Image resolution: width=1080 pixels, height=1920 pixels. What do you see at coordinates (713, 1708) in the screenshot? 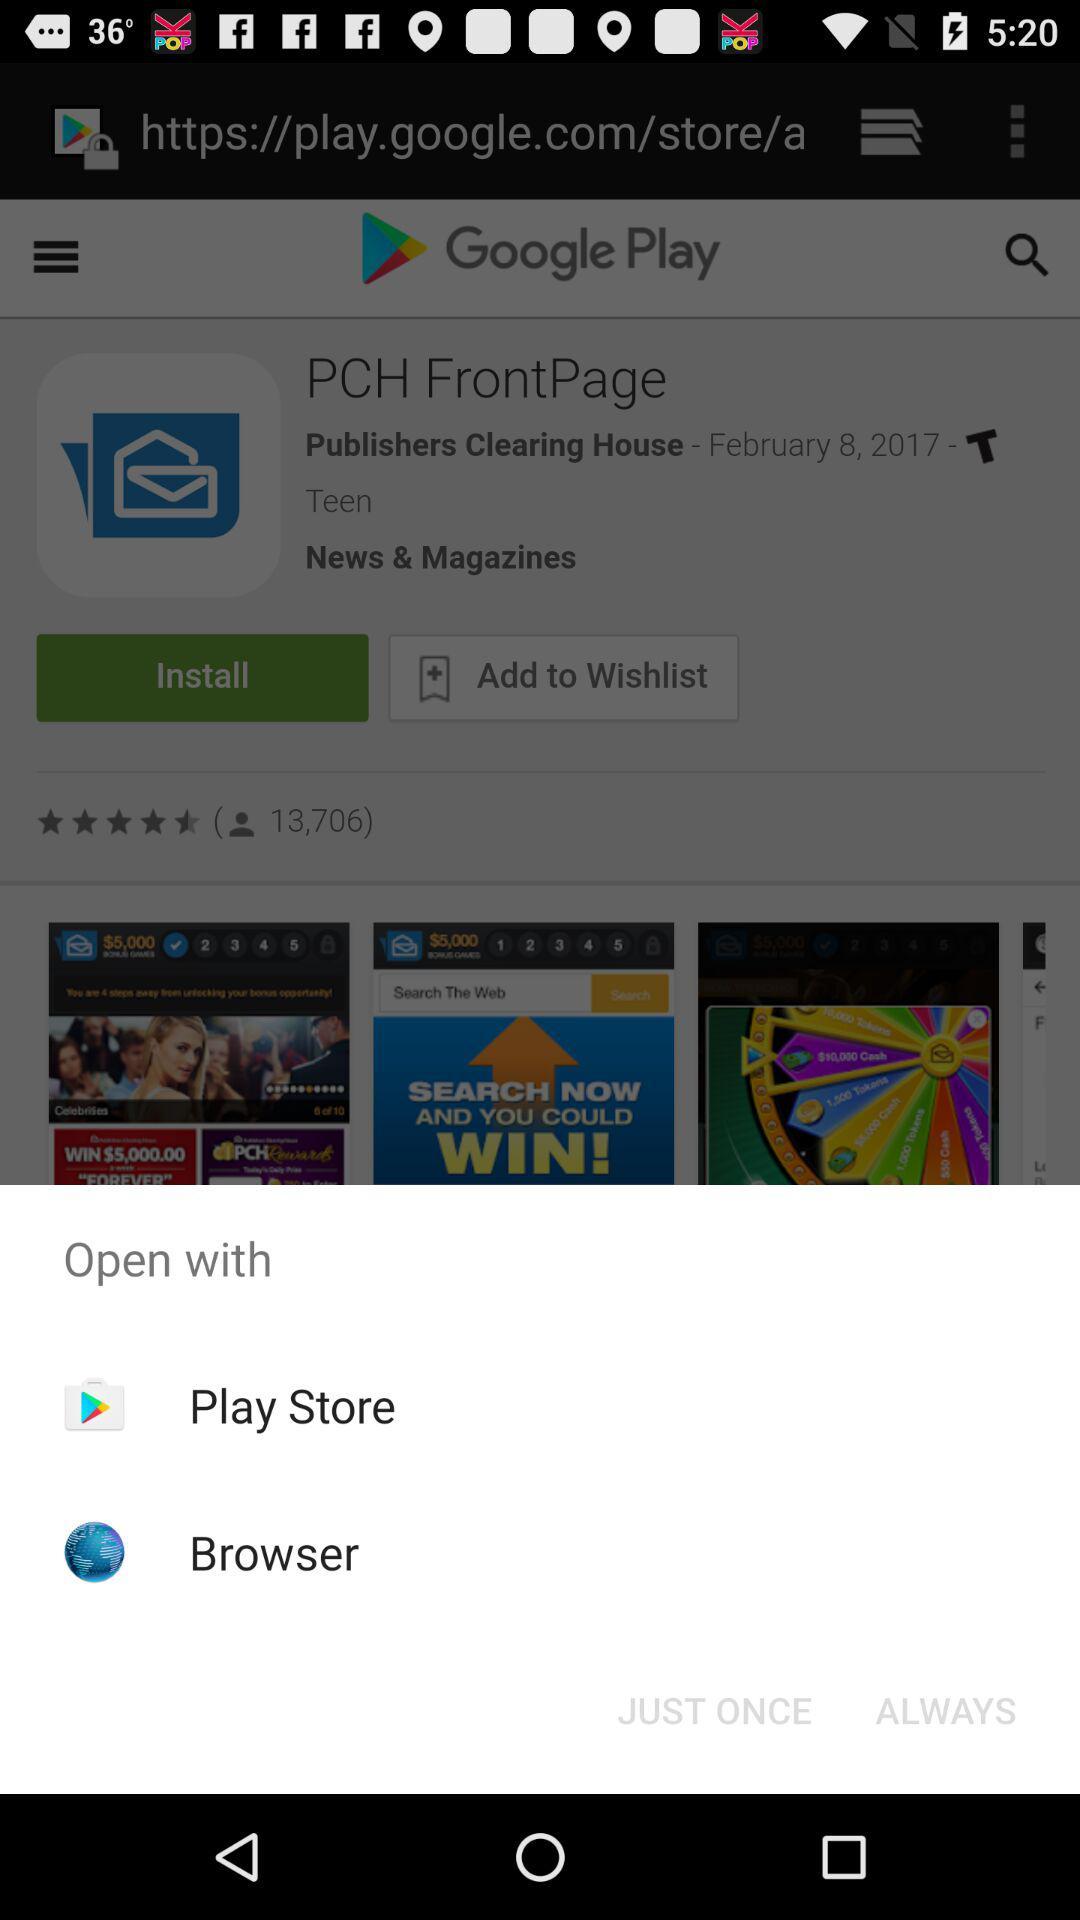
I see `the just once at the bottom` at bounding box center [713, 1708].